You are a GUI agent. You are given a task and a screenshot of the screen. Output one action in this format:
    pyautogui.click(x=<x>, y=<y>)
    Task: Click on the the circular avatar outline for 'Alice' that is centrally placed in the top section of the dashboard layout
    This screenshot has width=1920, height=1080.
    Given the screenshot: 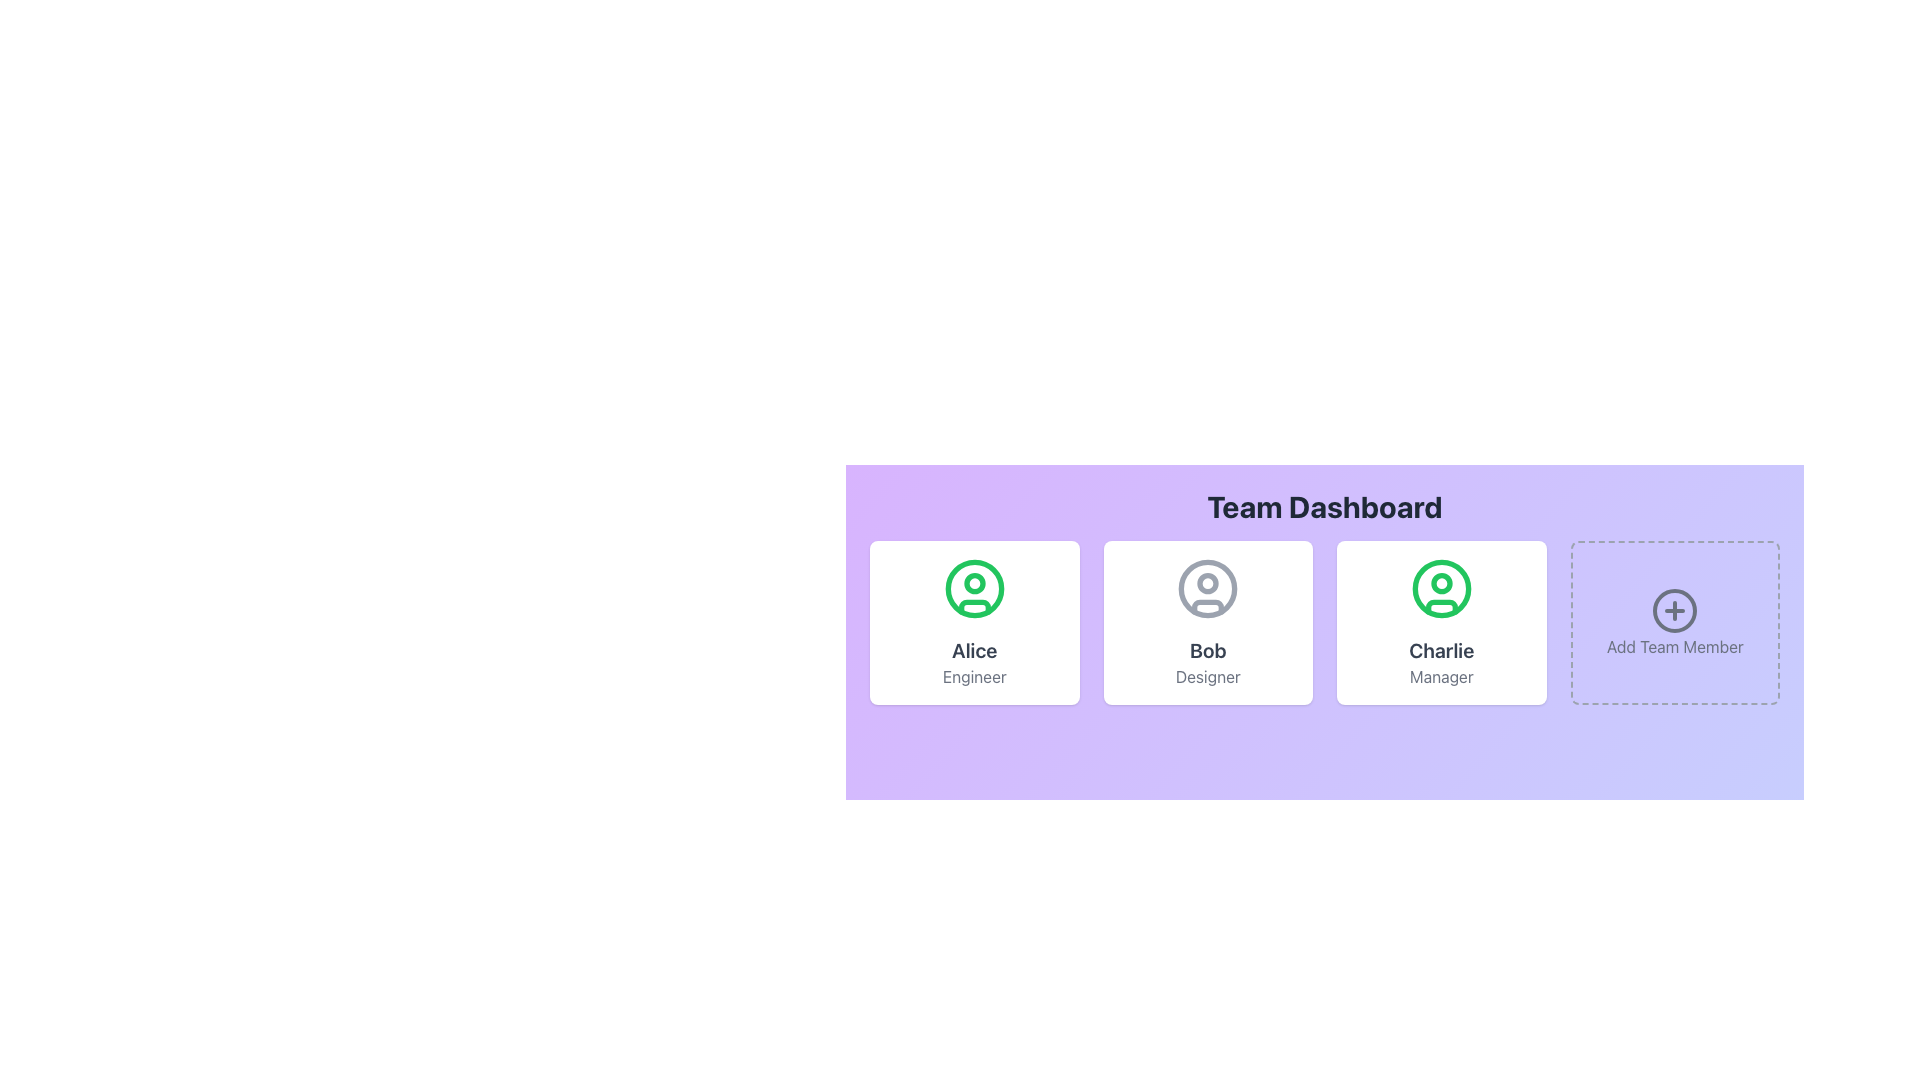 What is the action you would take?
    pyautogui.click(x=974, y=588)
    